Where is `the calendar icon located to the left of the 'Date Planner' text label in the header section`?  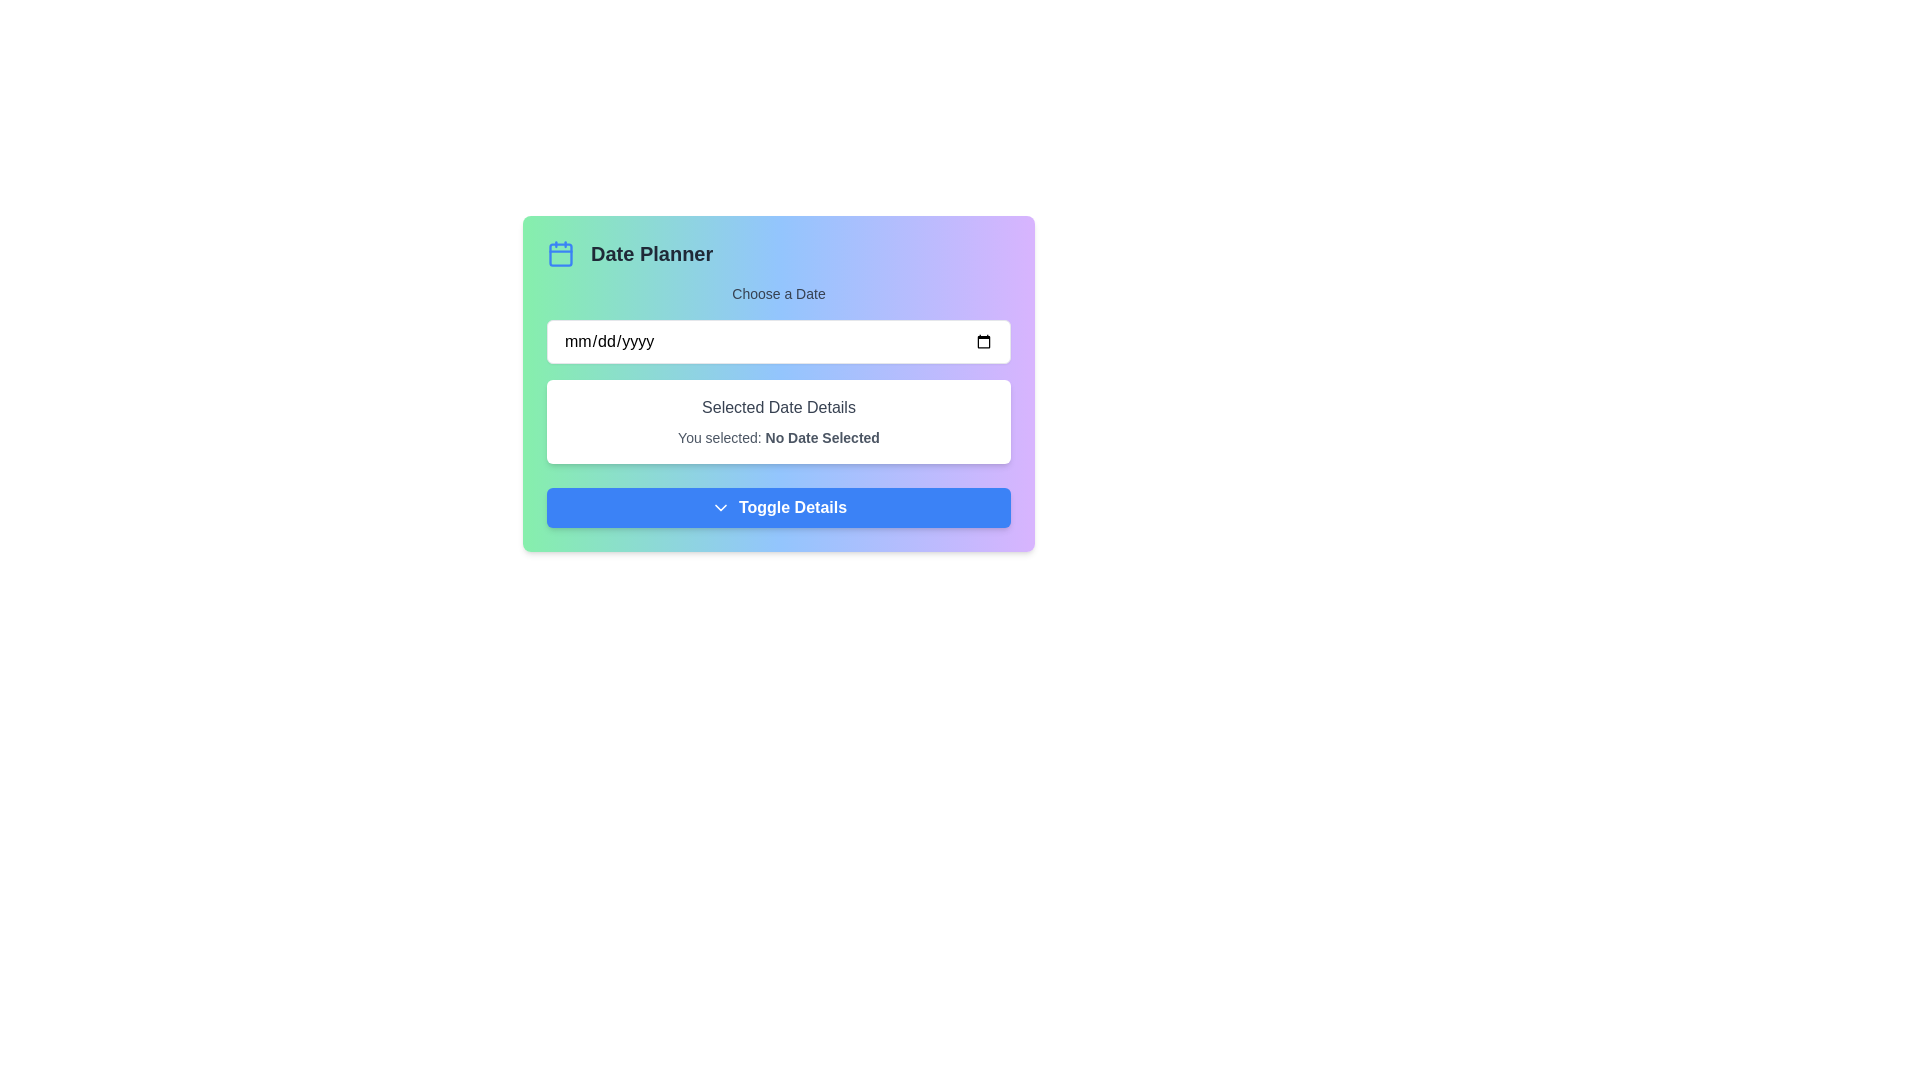
the calendar icon located to the left of the 'Date Planner' text label in the header section is located at coordinates (560, 253).